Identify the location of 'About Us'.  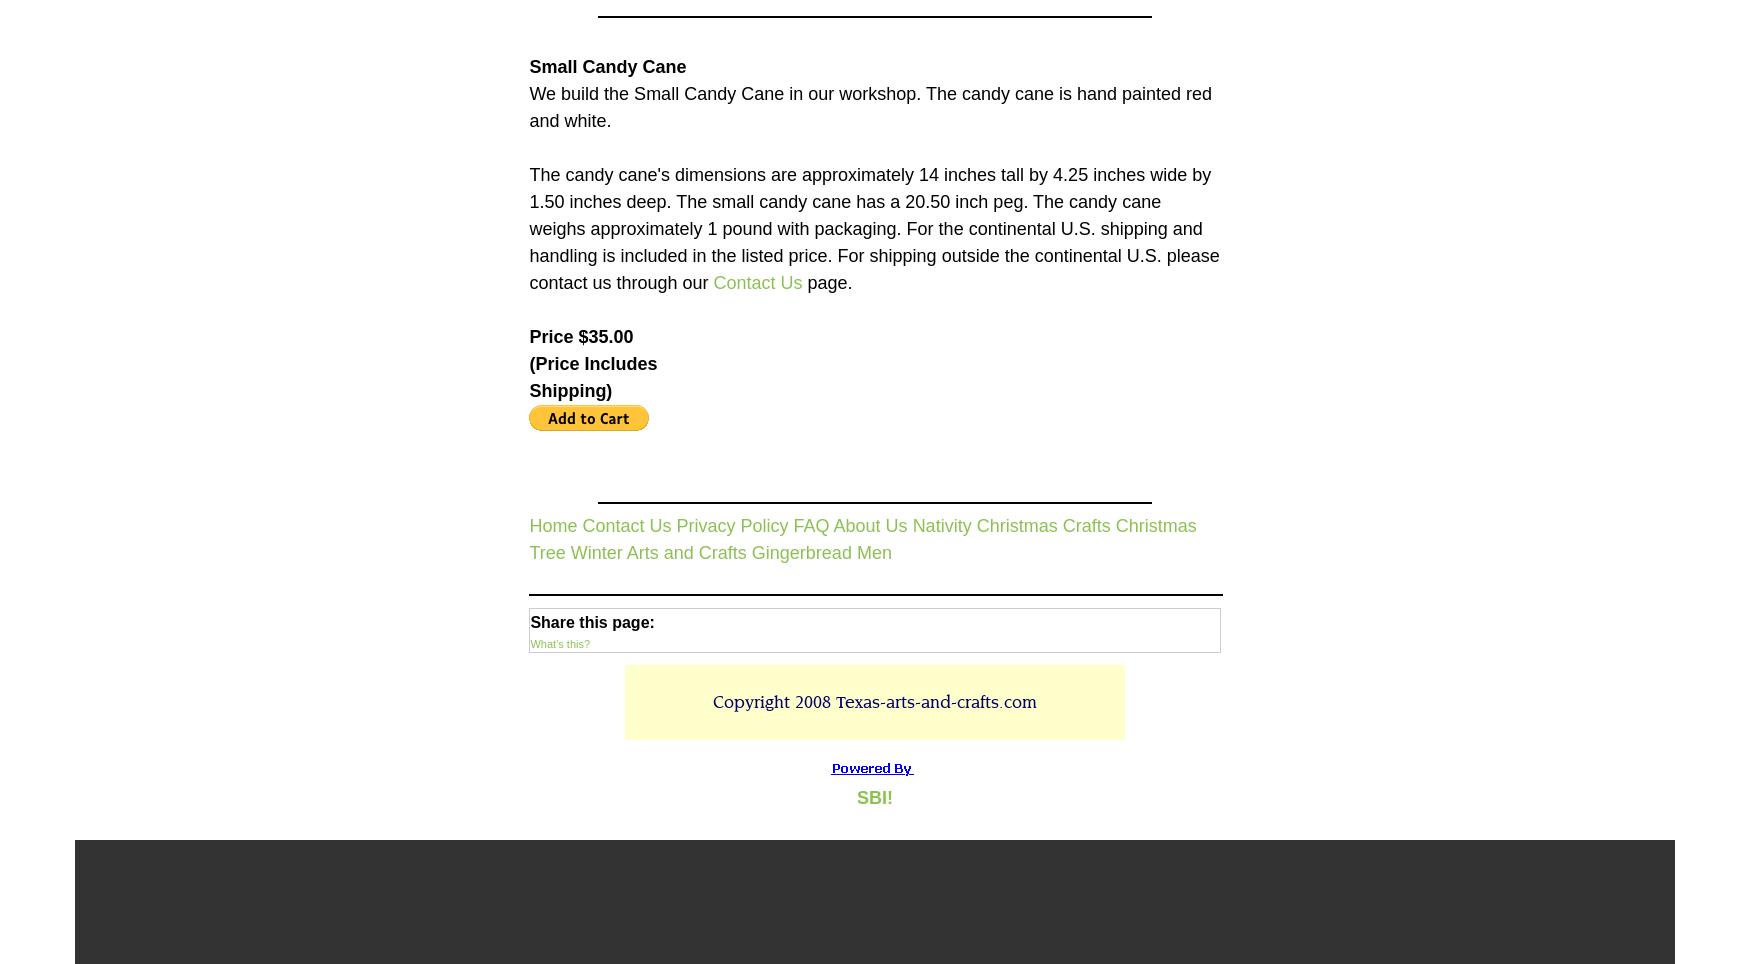
(869, 524).